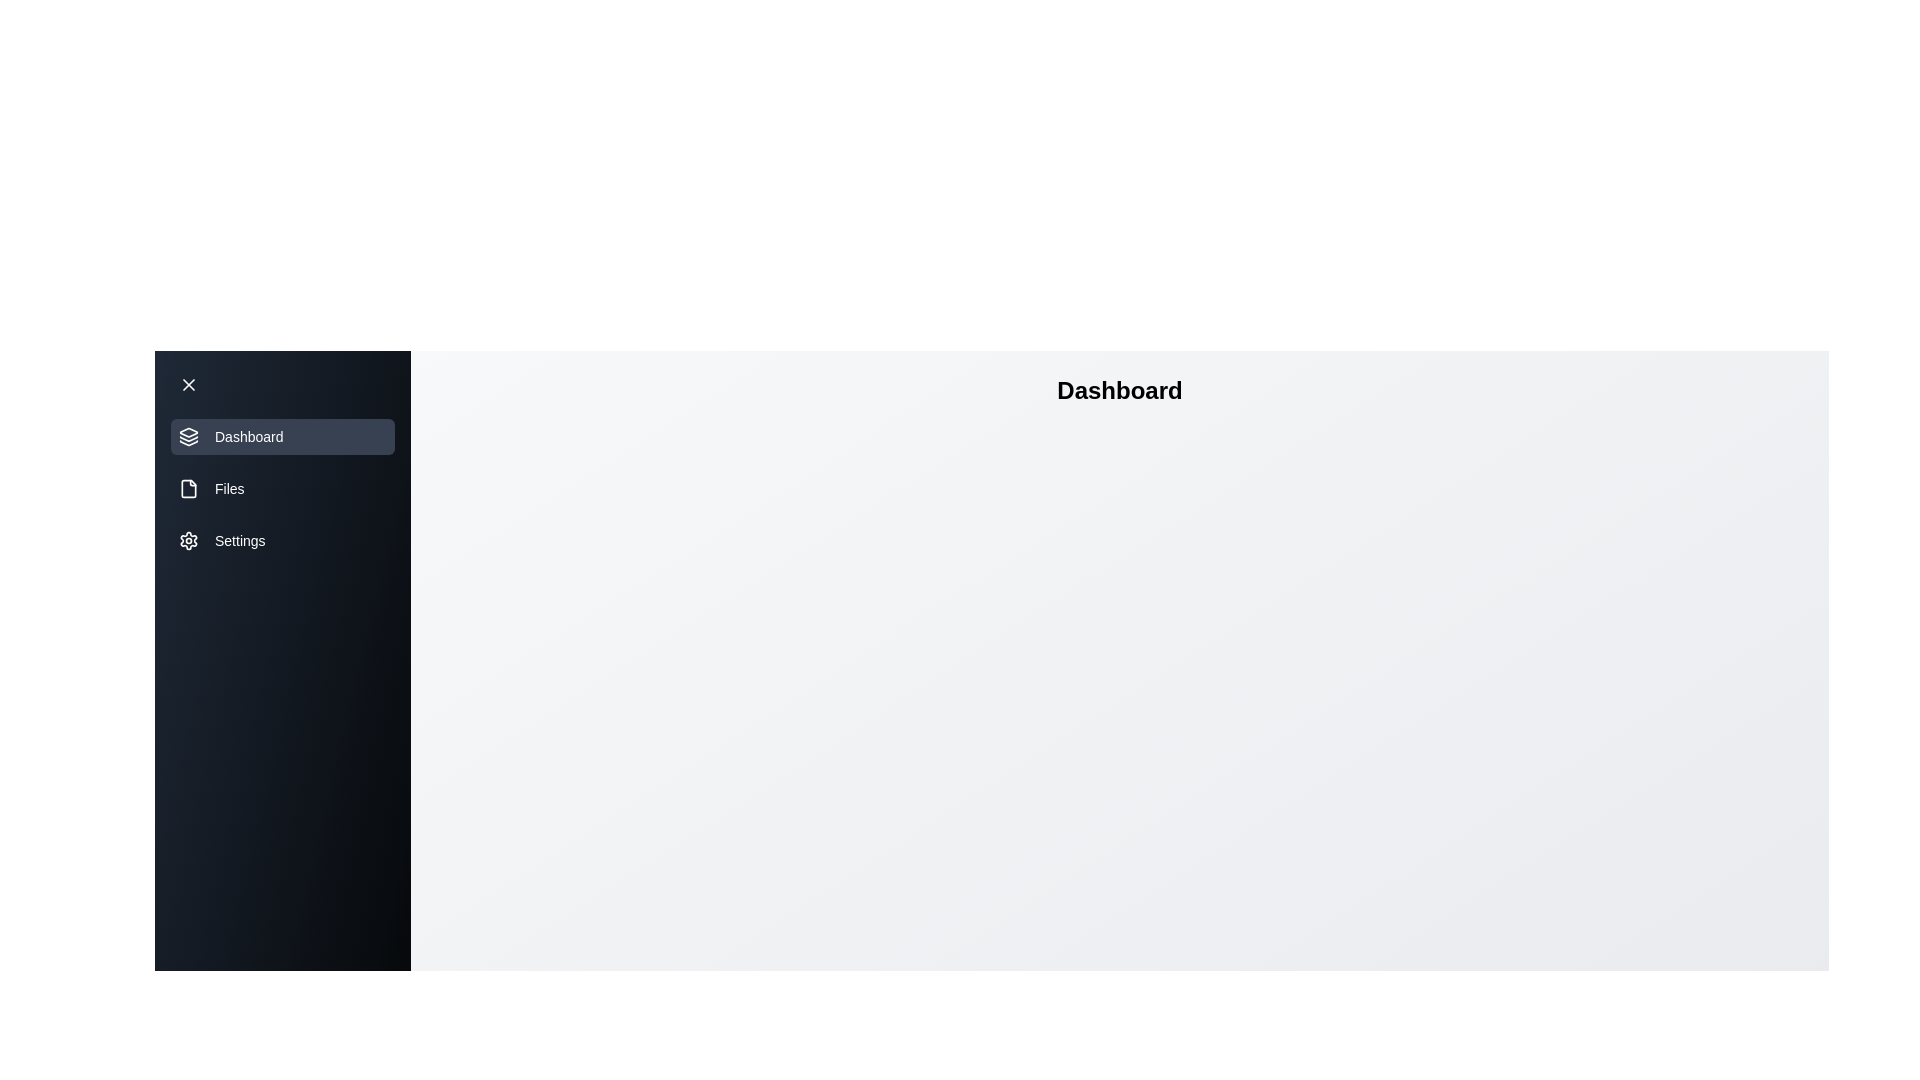 This screenshot has width=1920, height=1080. I want to click on the toggle button to change the state of the drawer, so click(188, 385).